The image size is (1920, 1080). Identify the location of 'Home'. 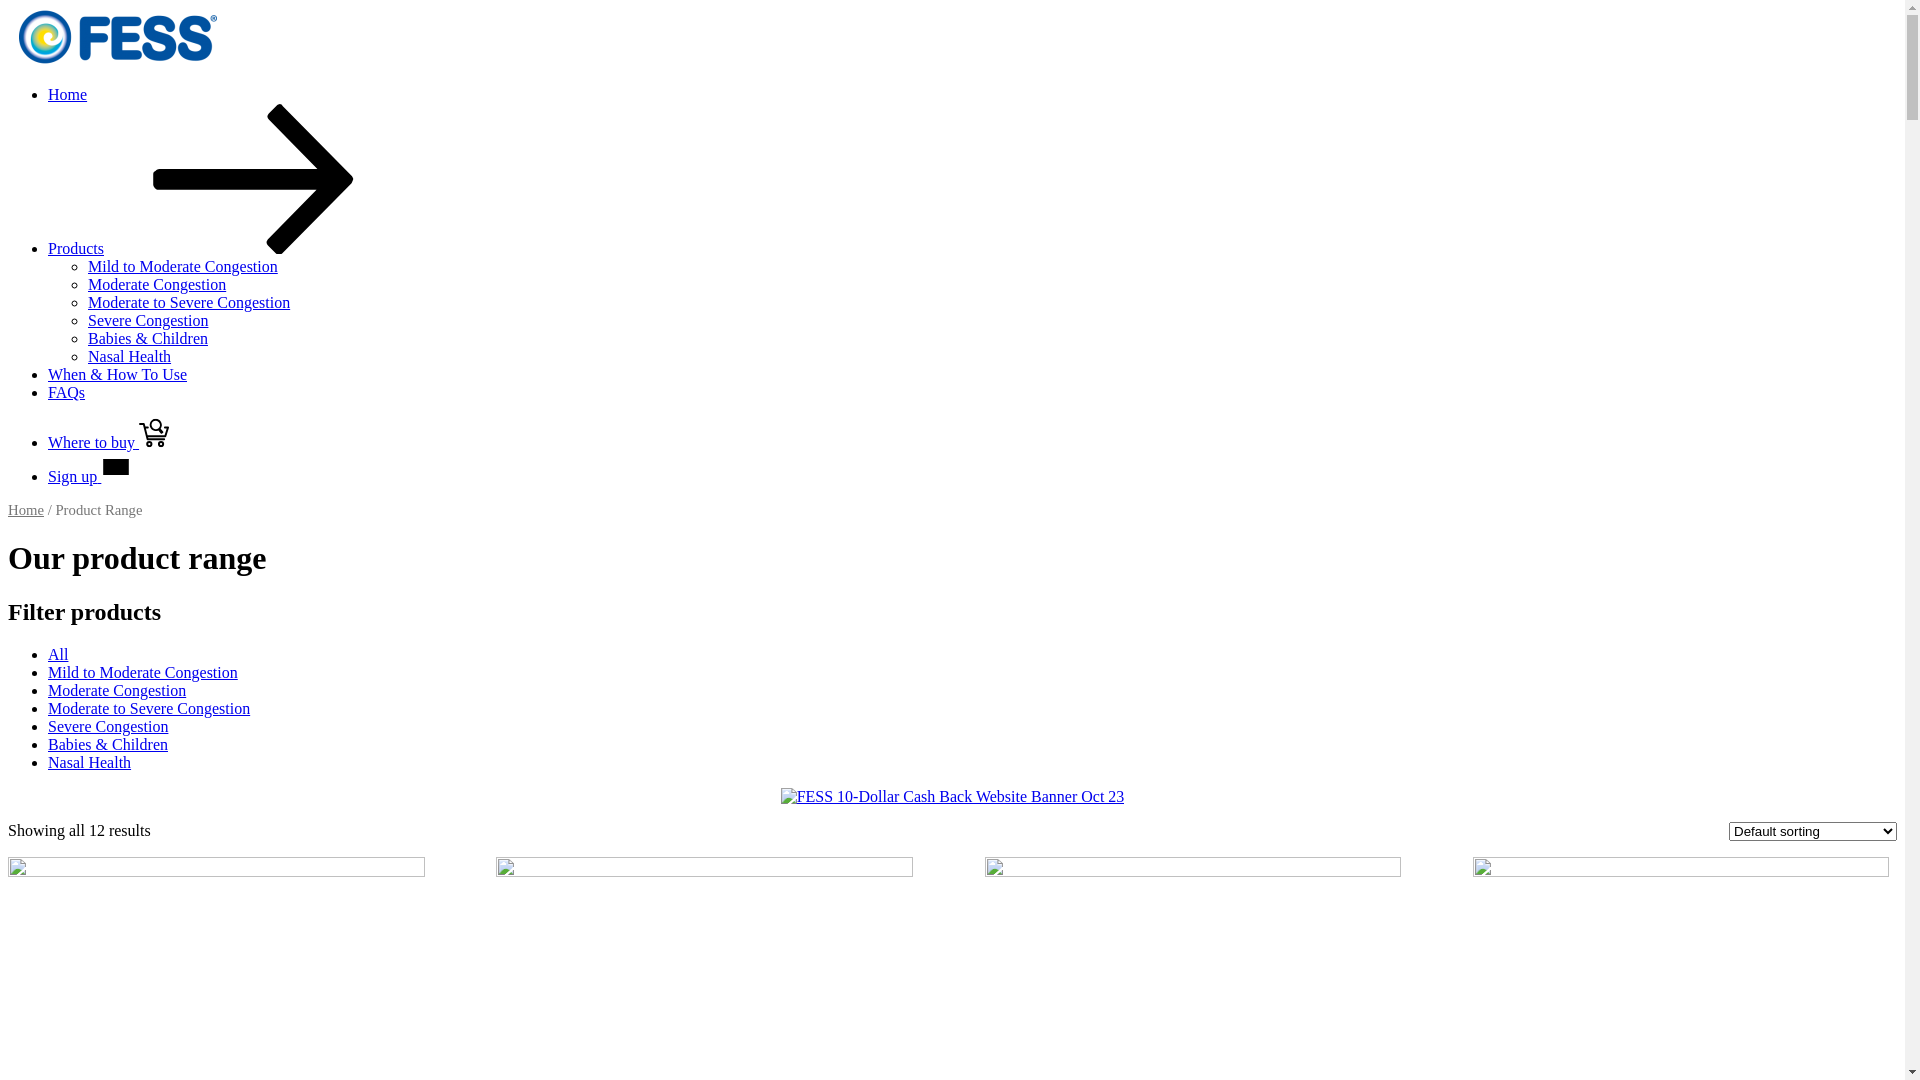
(8, 508).